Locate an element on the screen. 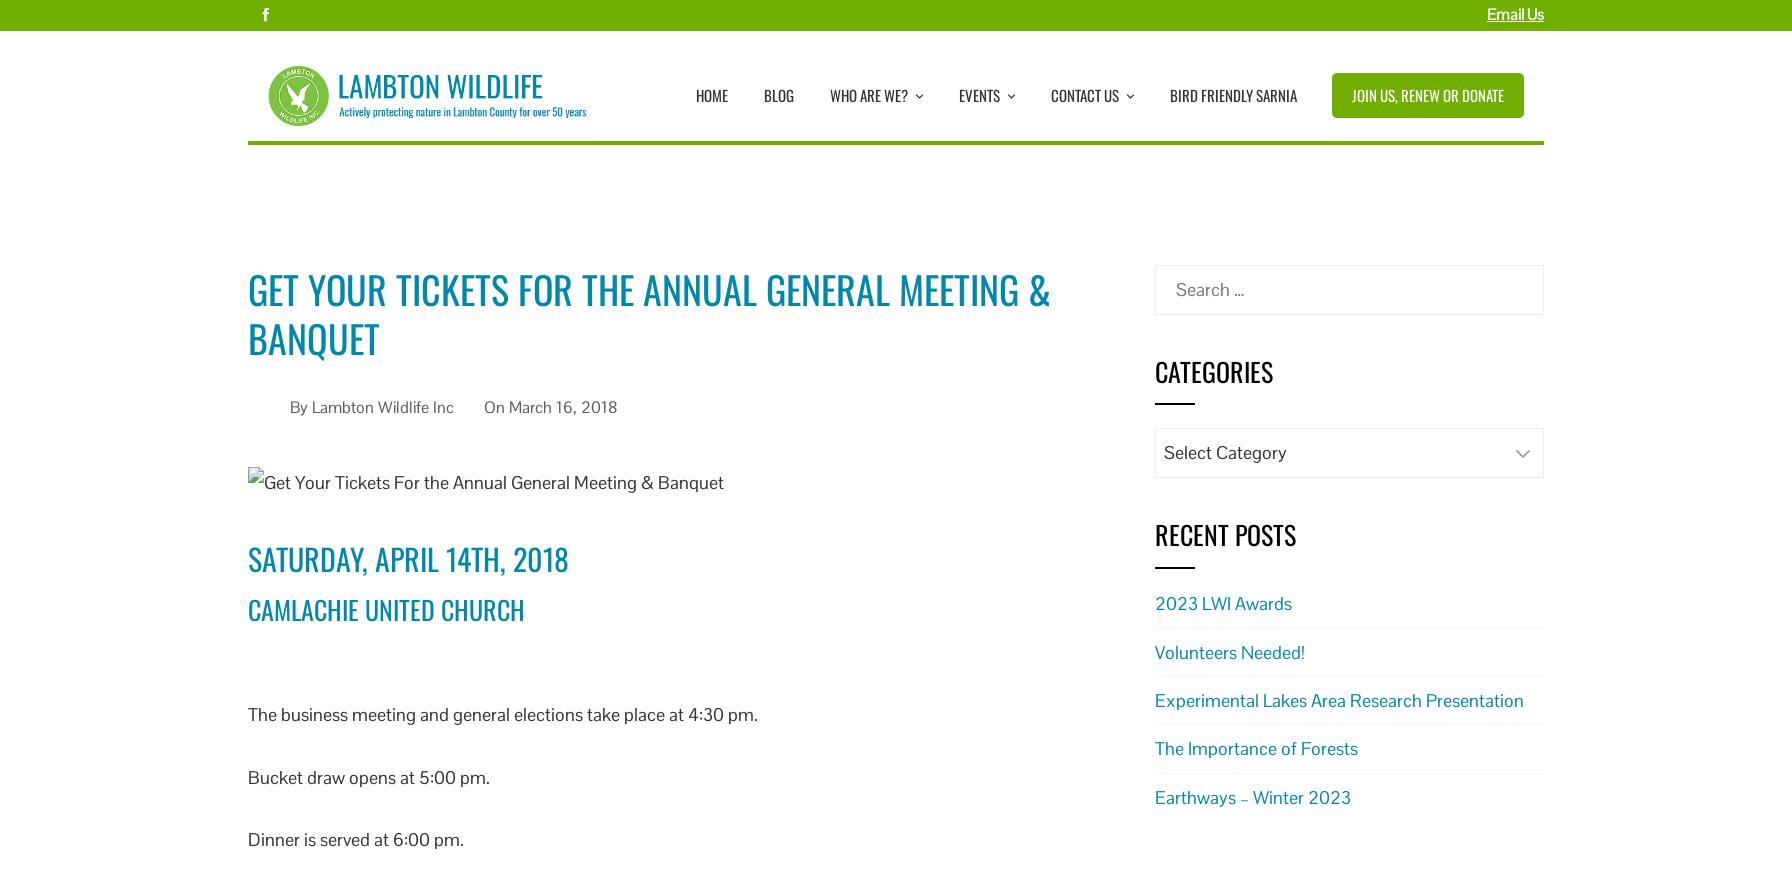  'March 16, 2018' is located at coordinates (563, 406).